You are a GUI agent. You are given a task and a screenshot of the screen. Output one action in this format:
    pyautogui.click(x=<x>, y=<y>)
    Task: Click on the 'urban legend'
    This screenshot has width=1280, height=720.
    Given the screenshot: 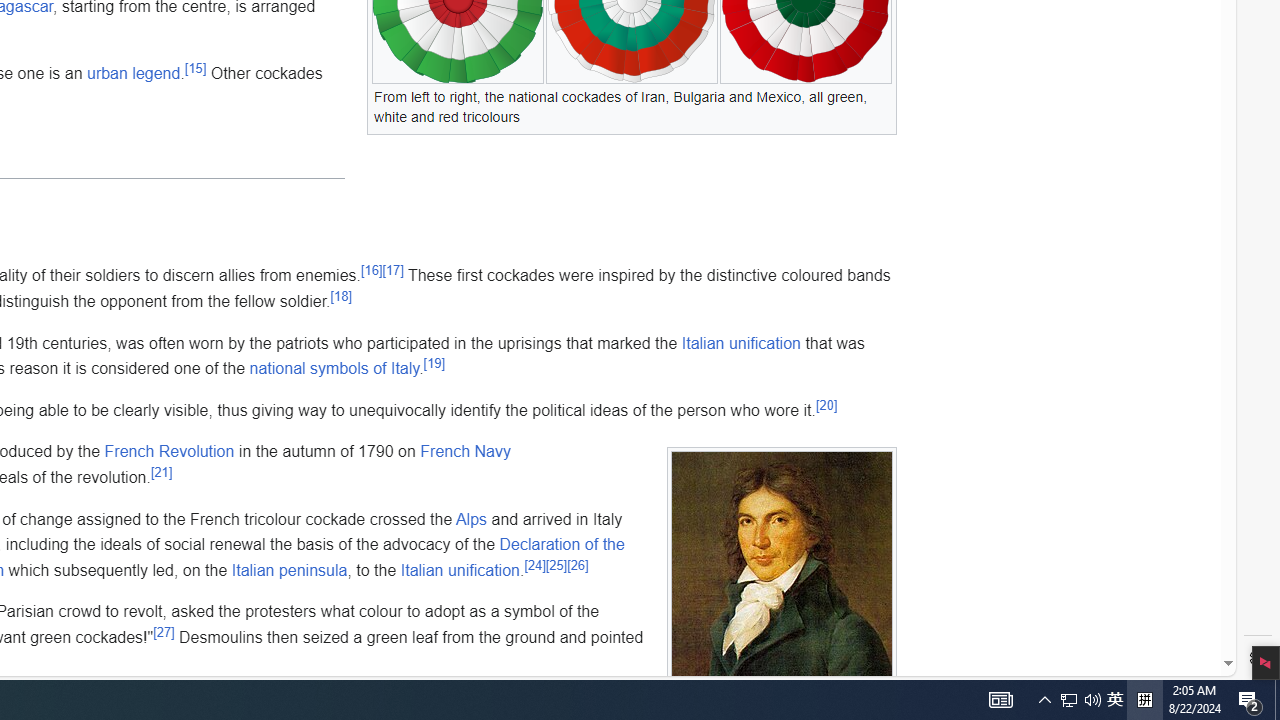 What is the action you would take?
    pyautogui.click(x=132, y=72)
    